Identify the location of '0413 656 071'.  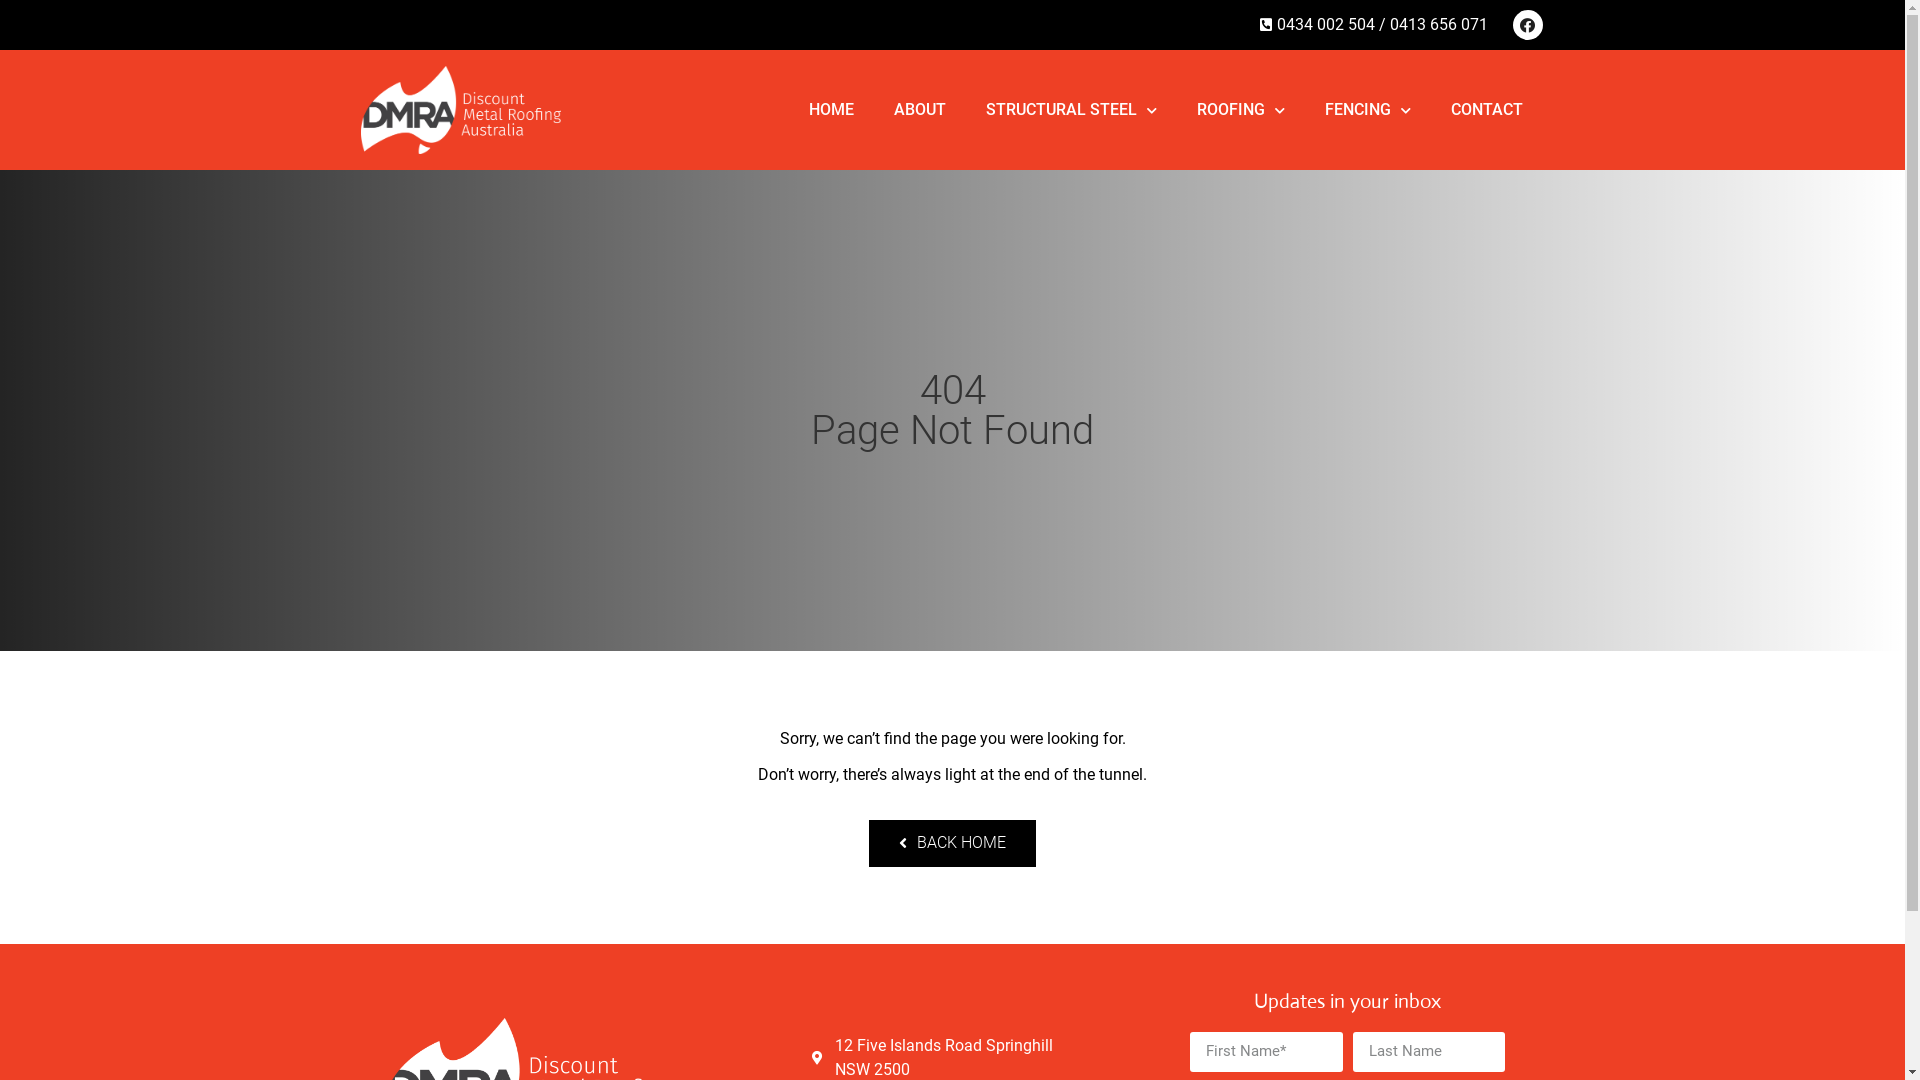
(1389, 24).